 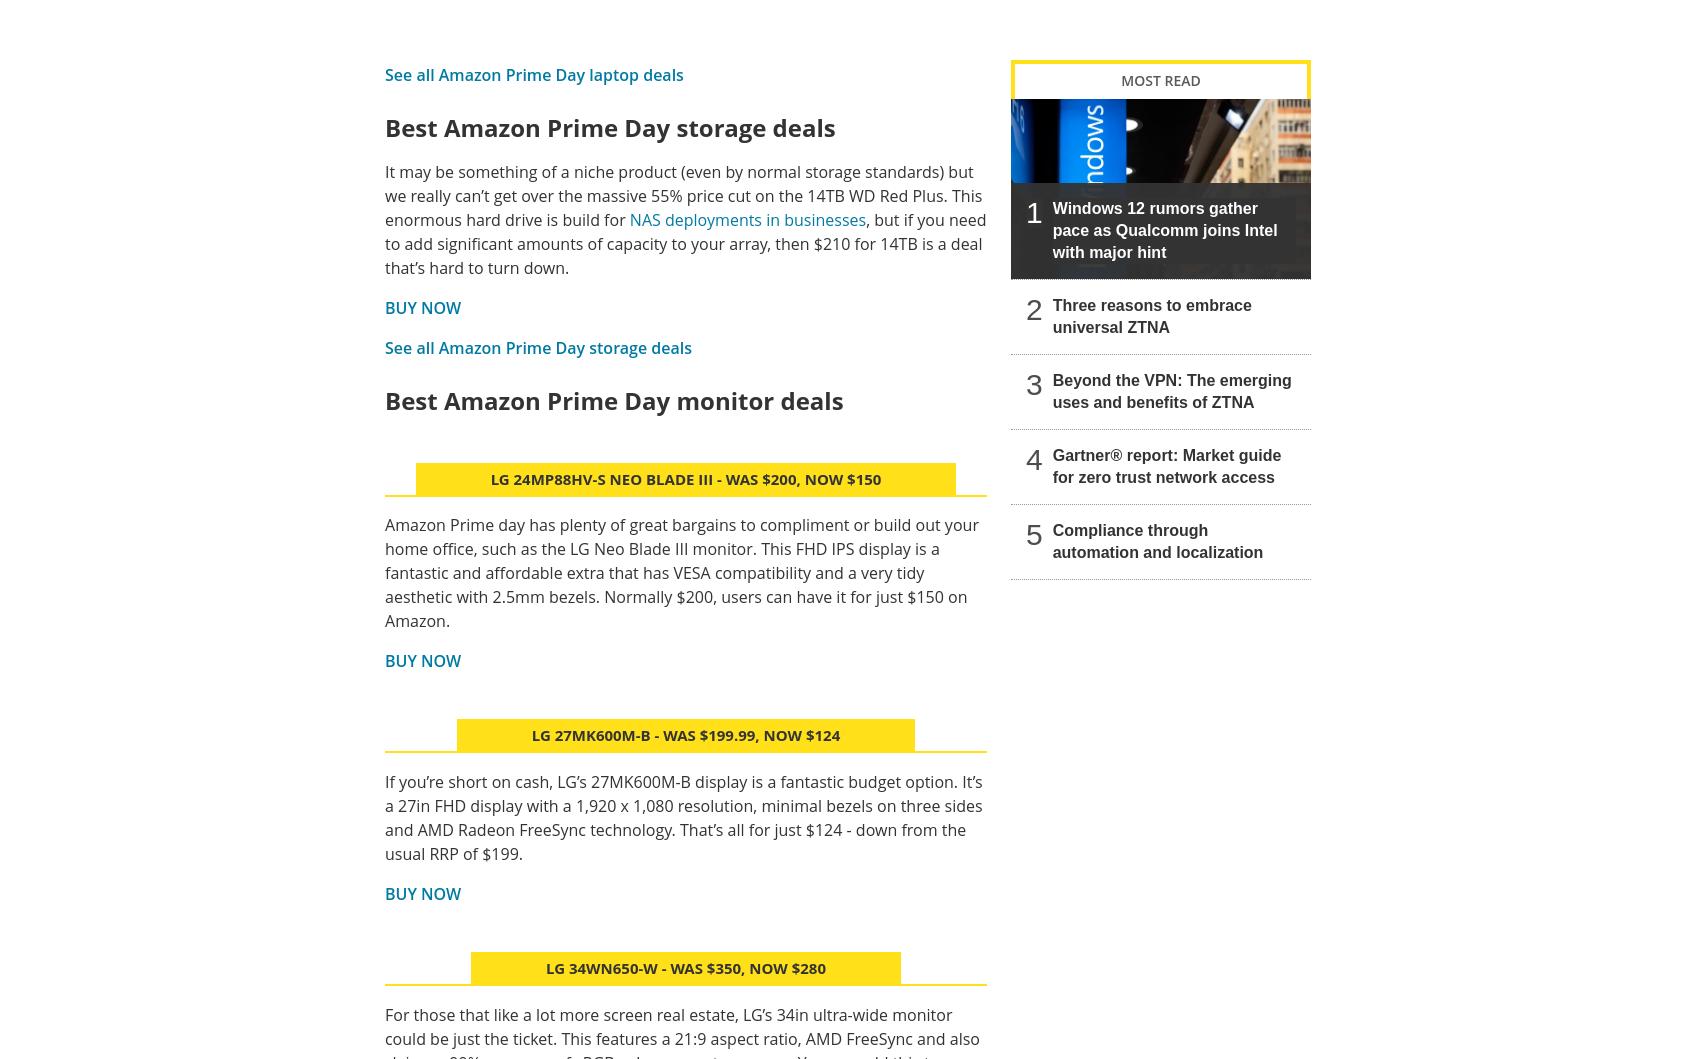 What do you see at coordinates (685, 243) in the screenshot?
I see `', but if you need to add significant amounts of capacity to your array, then $210 for 14TB is a deal that’s hard to turn down.'` at bounding box center [685, 243].